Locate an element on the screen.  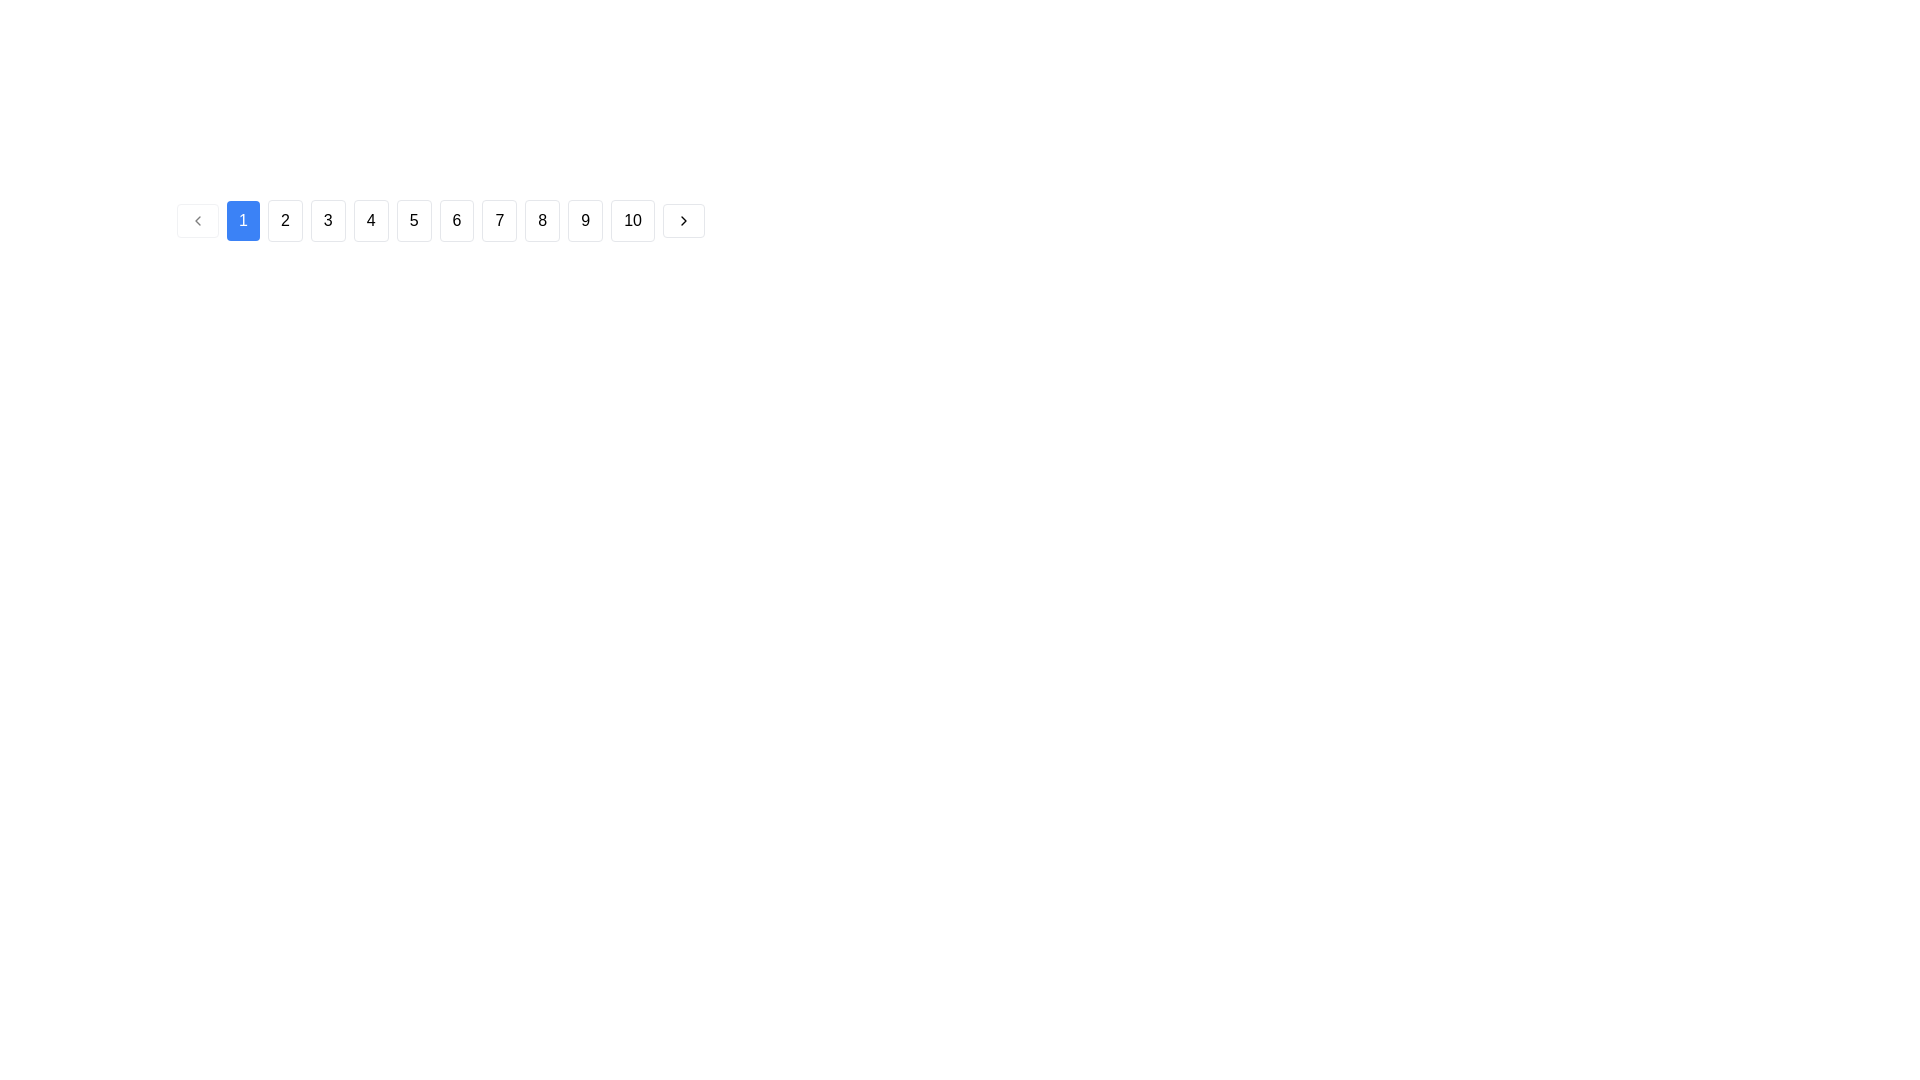
the pagination button that navigates to the eighth page, positioned between buttons '7' and '9' is located at coordinates (542, 220).